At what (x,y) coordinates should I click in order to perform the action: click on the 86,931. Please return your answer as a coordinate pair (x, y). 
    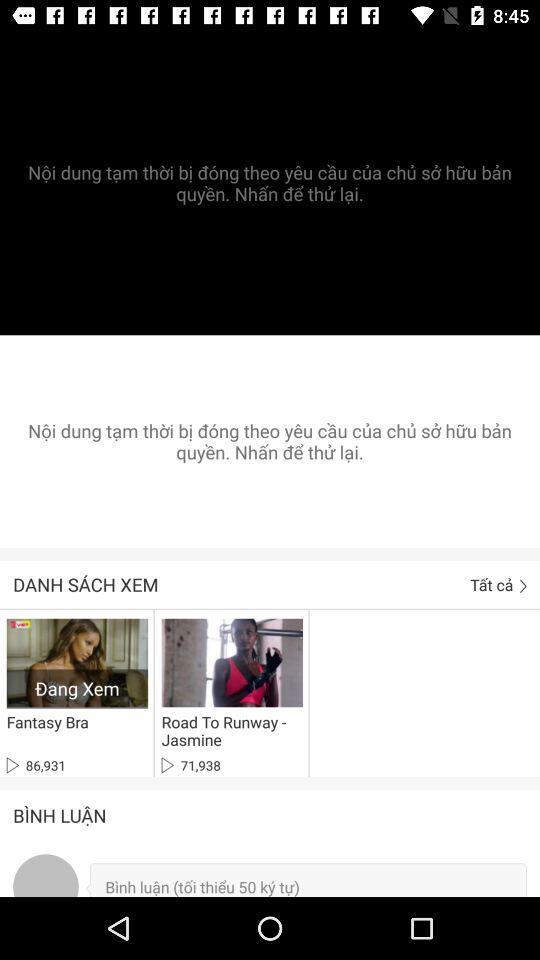
    Looking at the image, I should click on (36, 764).